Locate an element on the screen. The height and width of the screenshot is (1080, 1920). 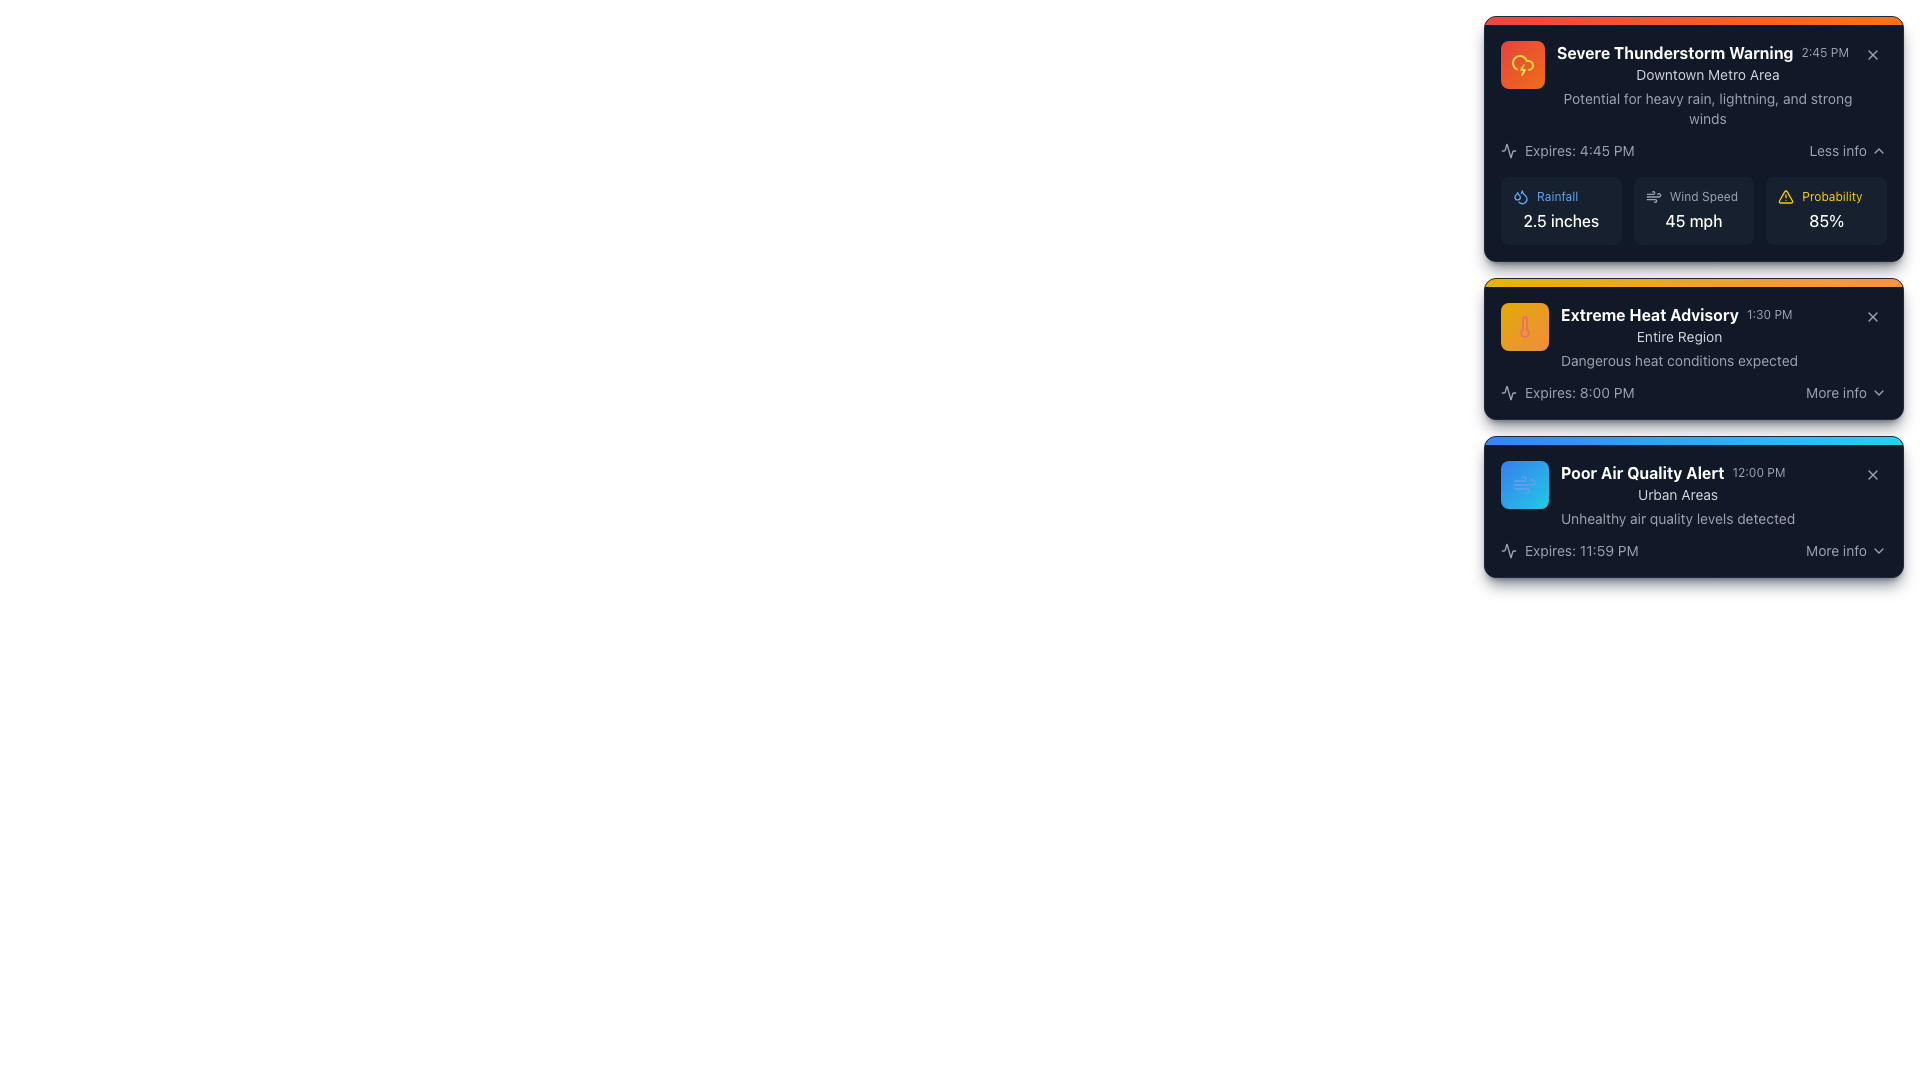
the Notification card that notifies users about poor air quality, located in the third position vertically in the list of warning cards is located at coordinates (1693, 509).